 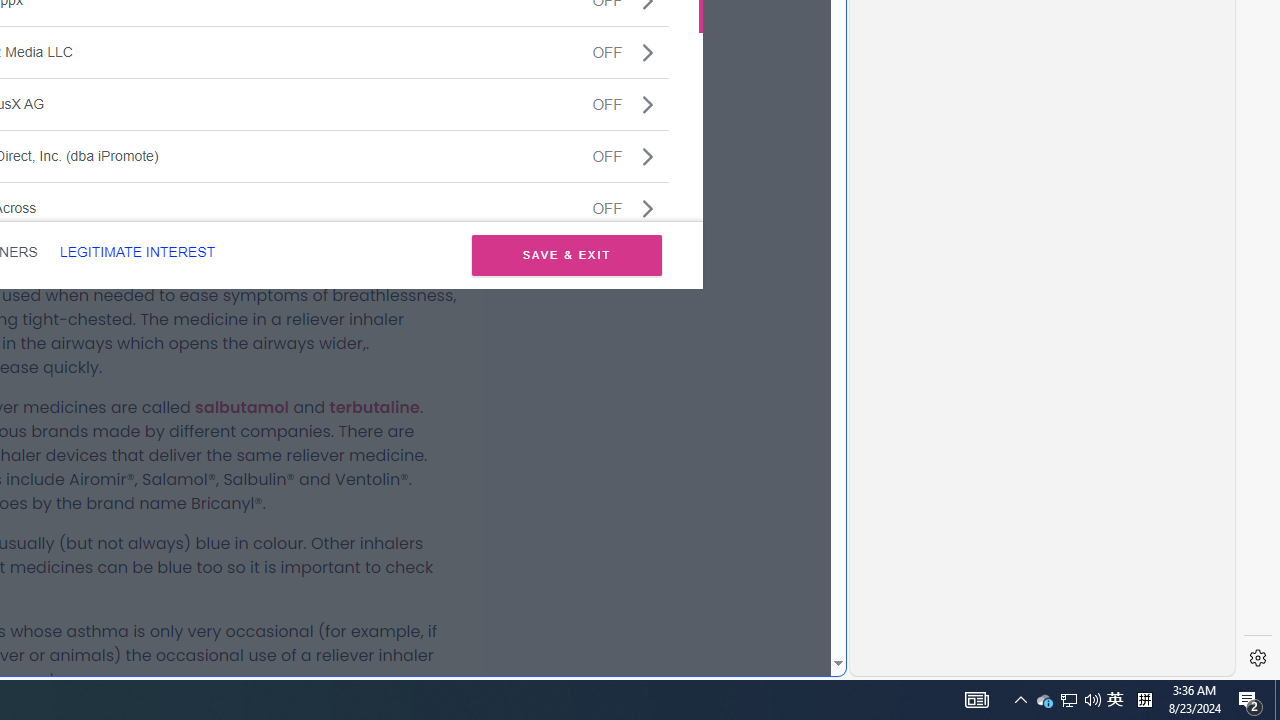 I want to click on 'Class: css-jswnc6', so click(x=648, y=208).